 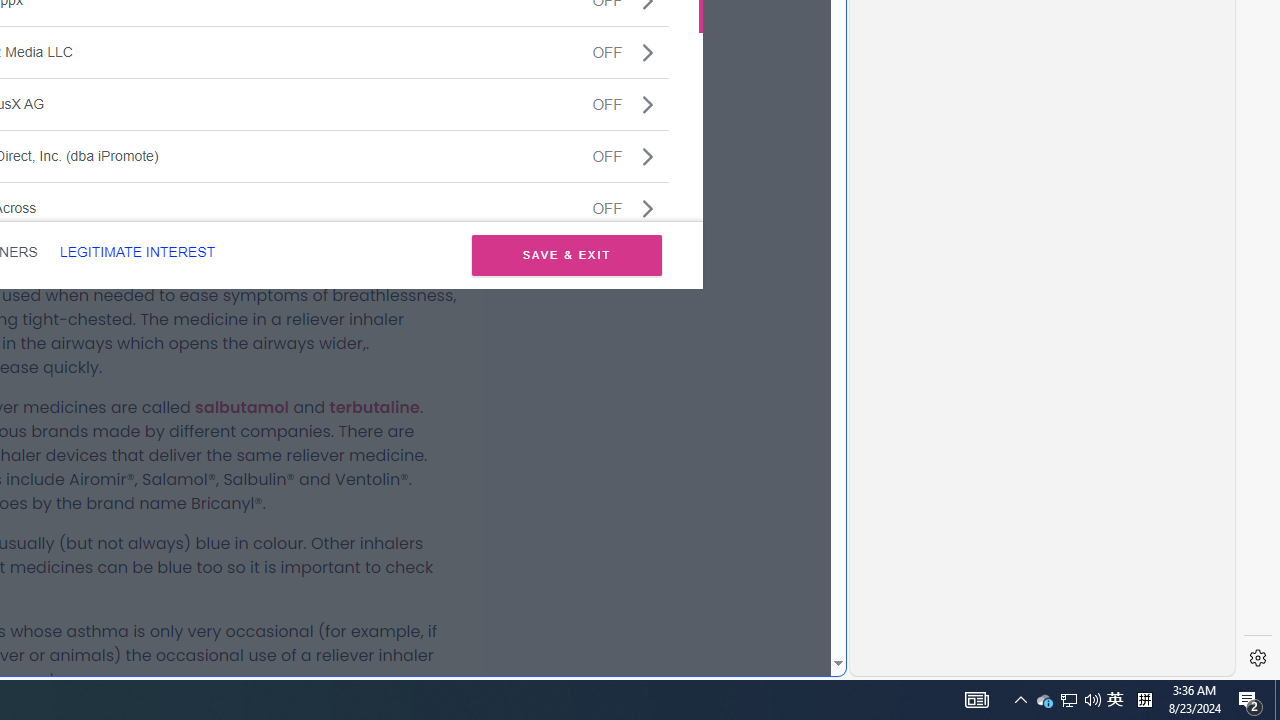 I want to click on 'Class: css-jswnc6', so click(x=648, y=208).